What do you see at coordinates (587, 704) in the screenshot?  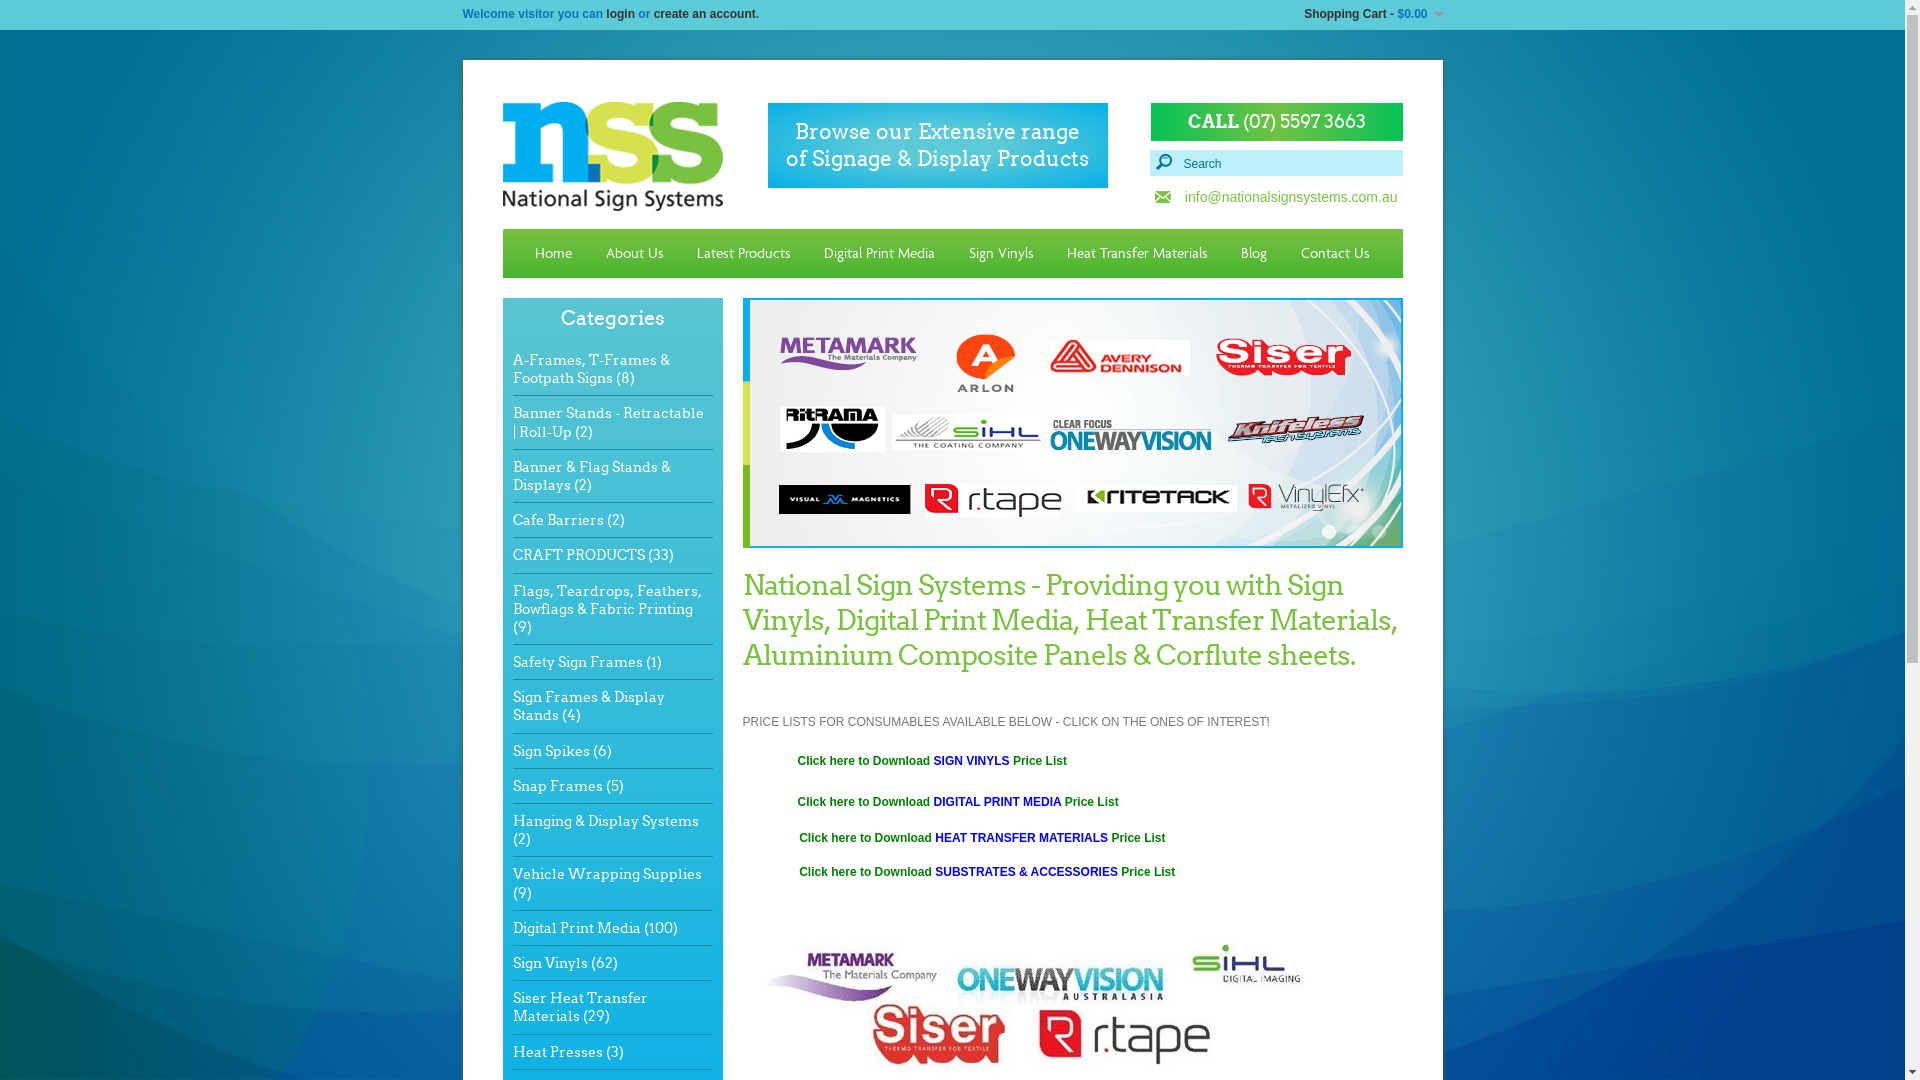 I see `'Sign Frames & Display Stands (4)'` at bounding box center [587, 704].